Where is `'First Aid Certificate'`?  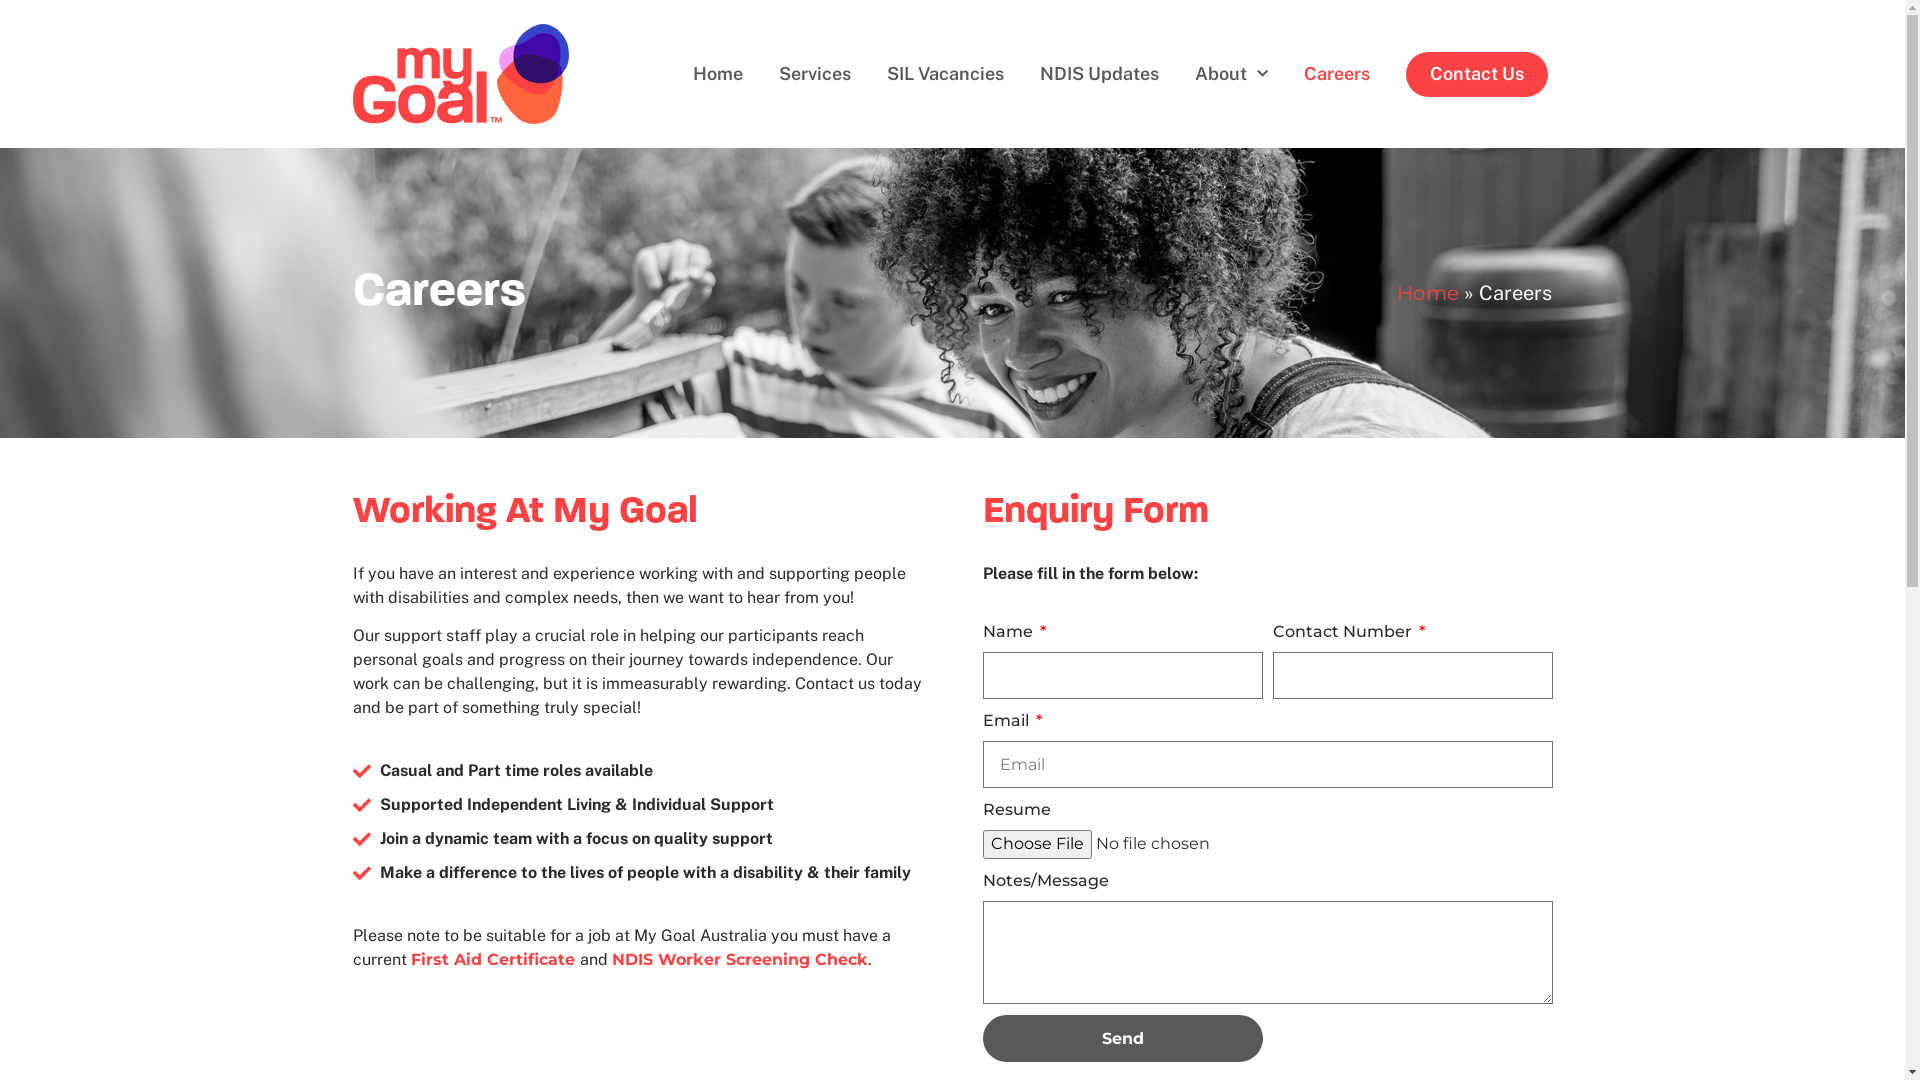
'First Aid Certificate' is located at coordinates (494, 958).